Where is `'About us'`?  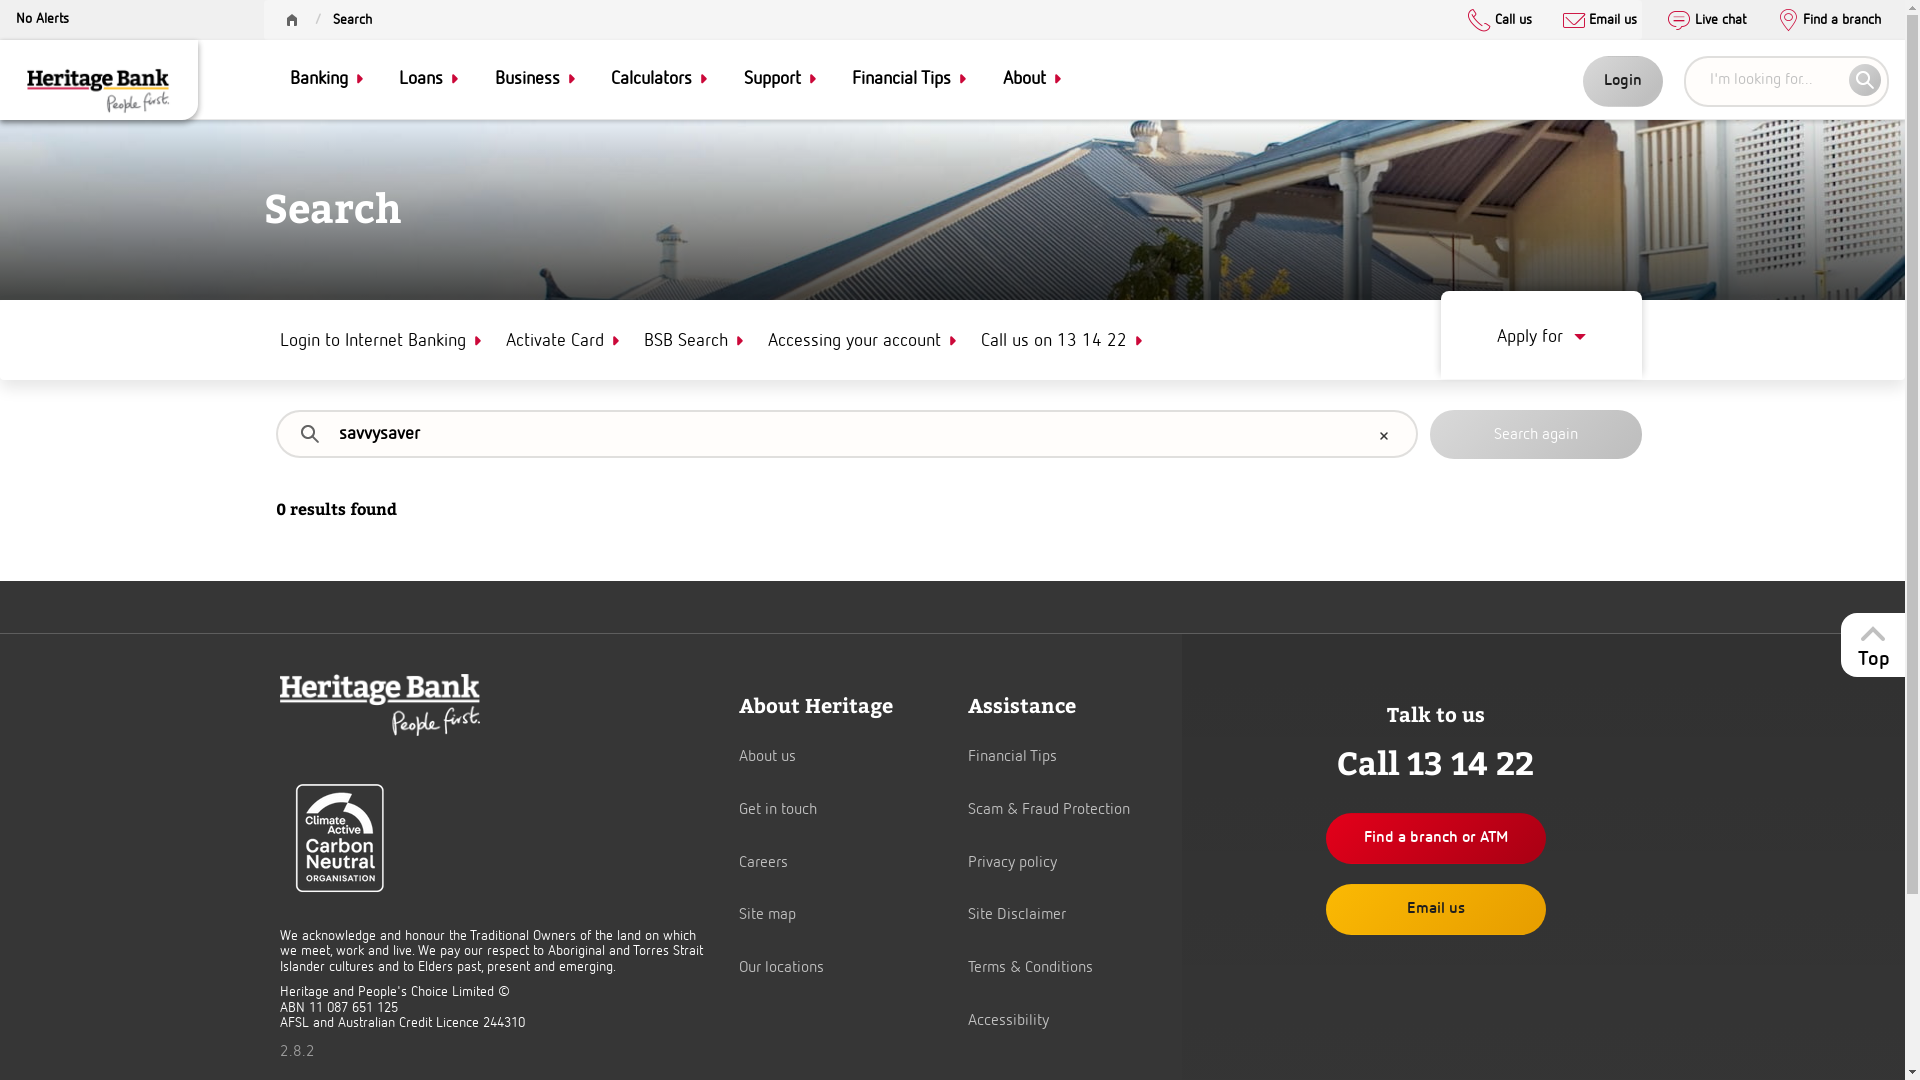
'About us' is located at coordinates (766, 756).